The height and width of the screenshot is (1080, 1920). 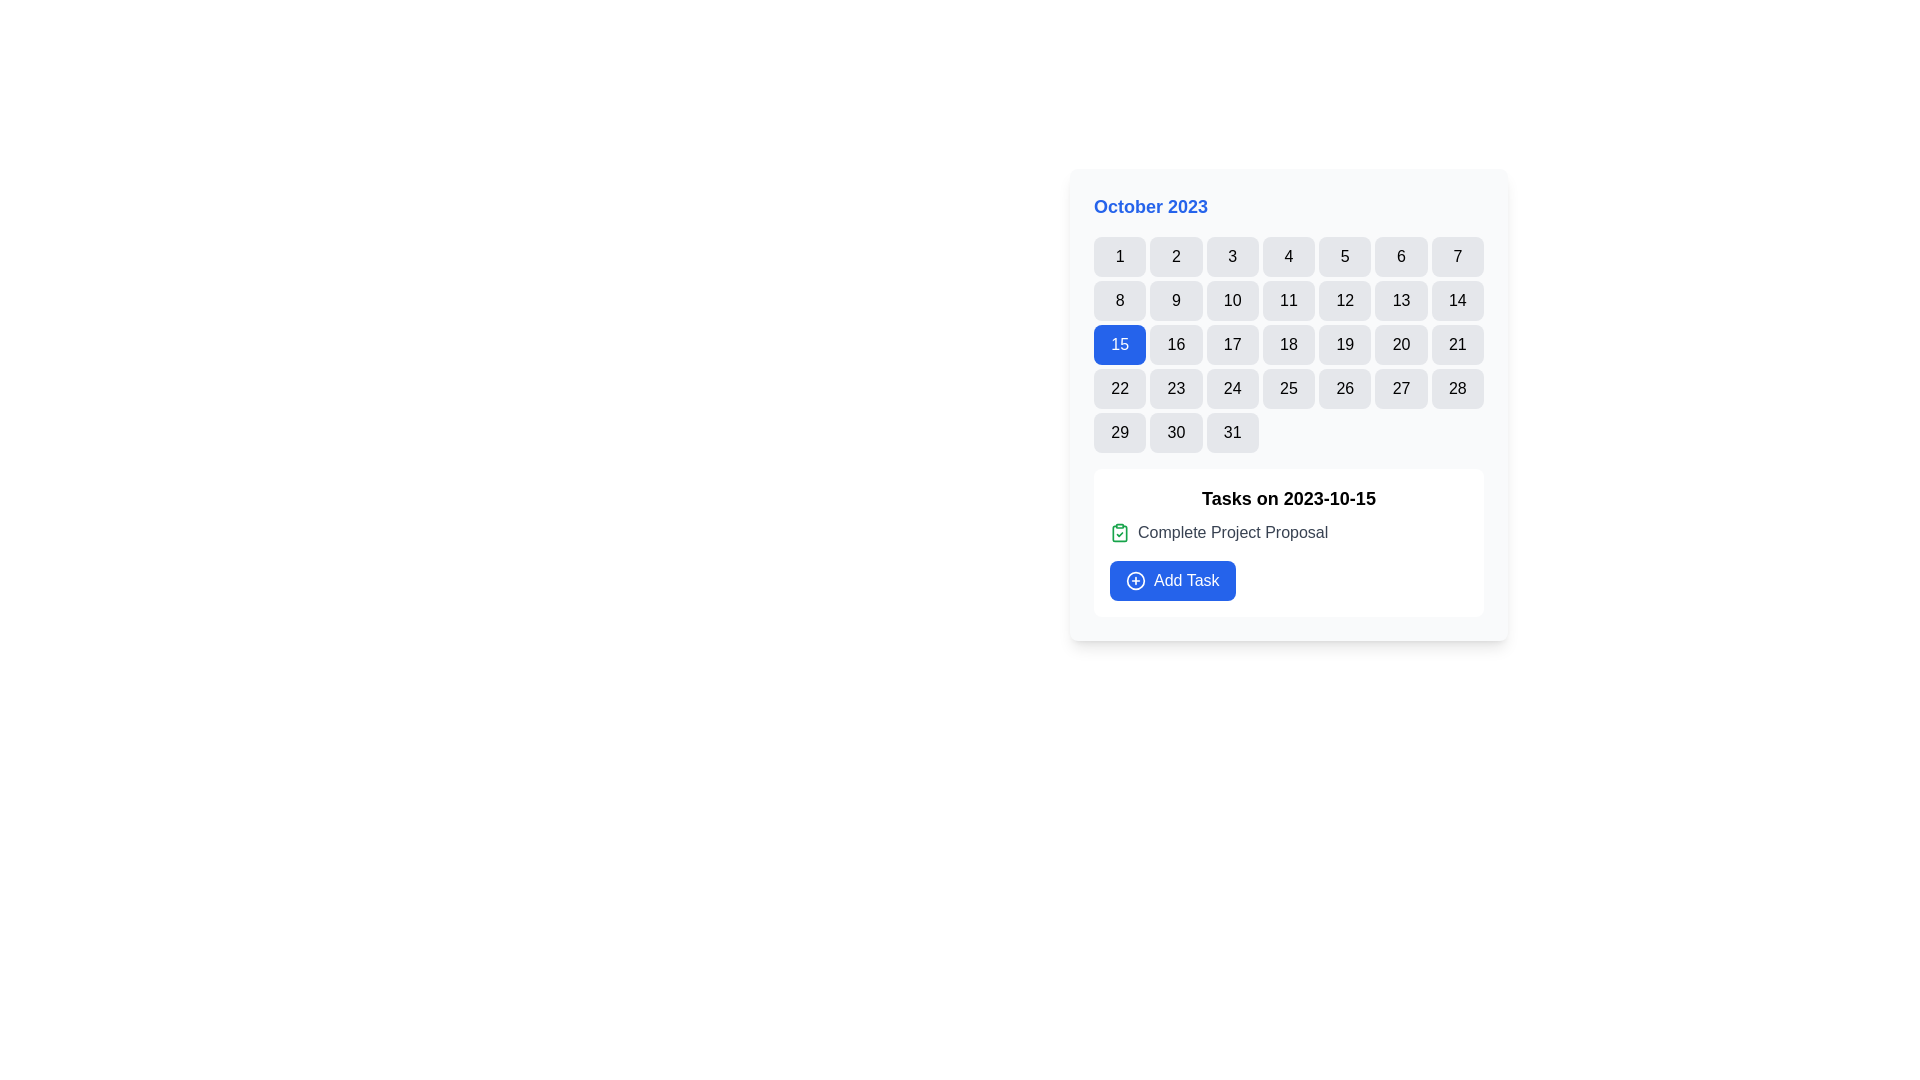 I want to click on the rounded rectangular button labeled '10' in the calendar grid under 'October 2023', located in the second row and third column, to change its background color, so click(x=1231, y=300).